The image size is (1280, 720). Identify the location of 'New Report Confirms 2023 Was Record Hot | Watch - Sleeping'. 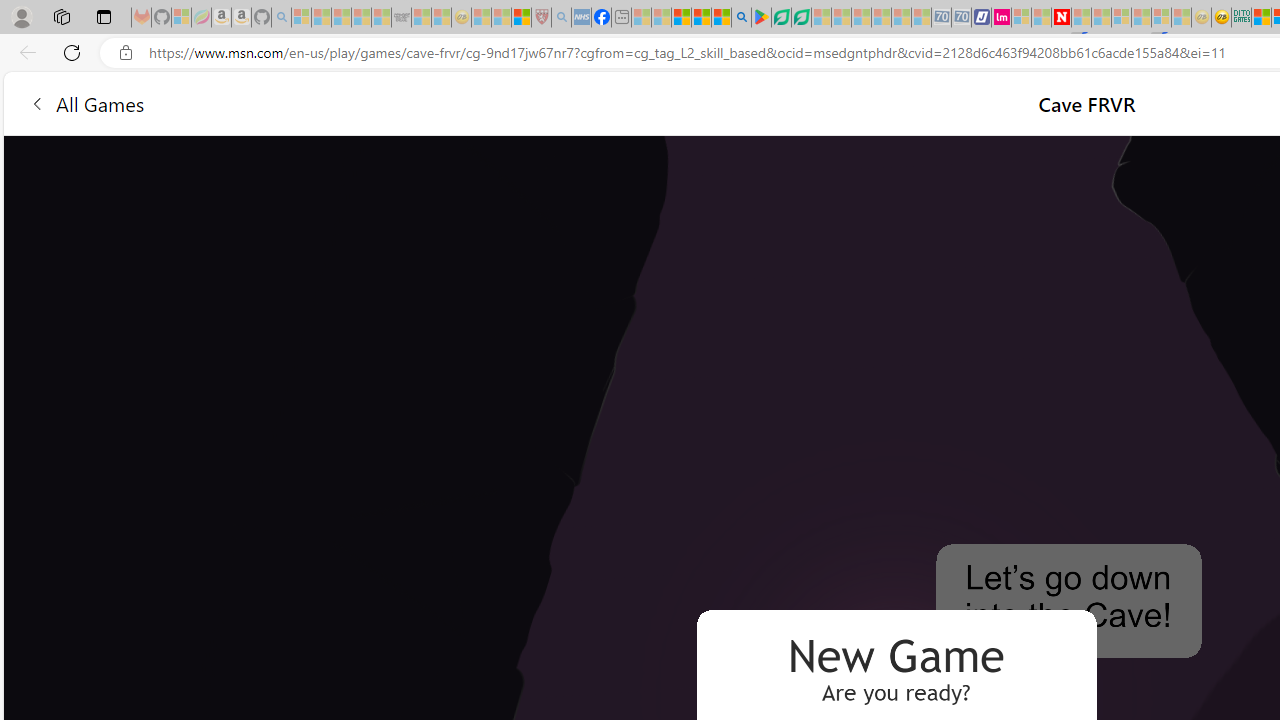
(381, 17).